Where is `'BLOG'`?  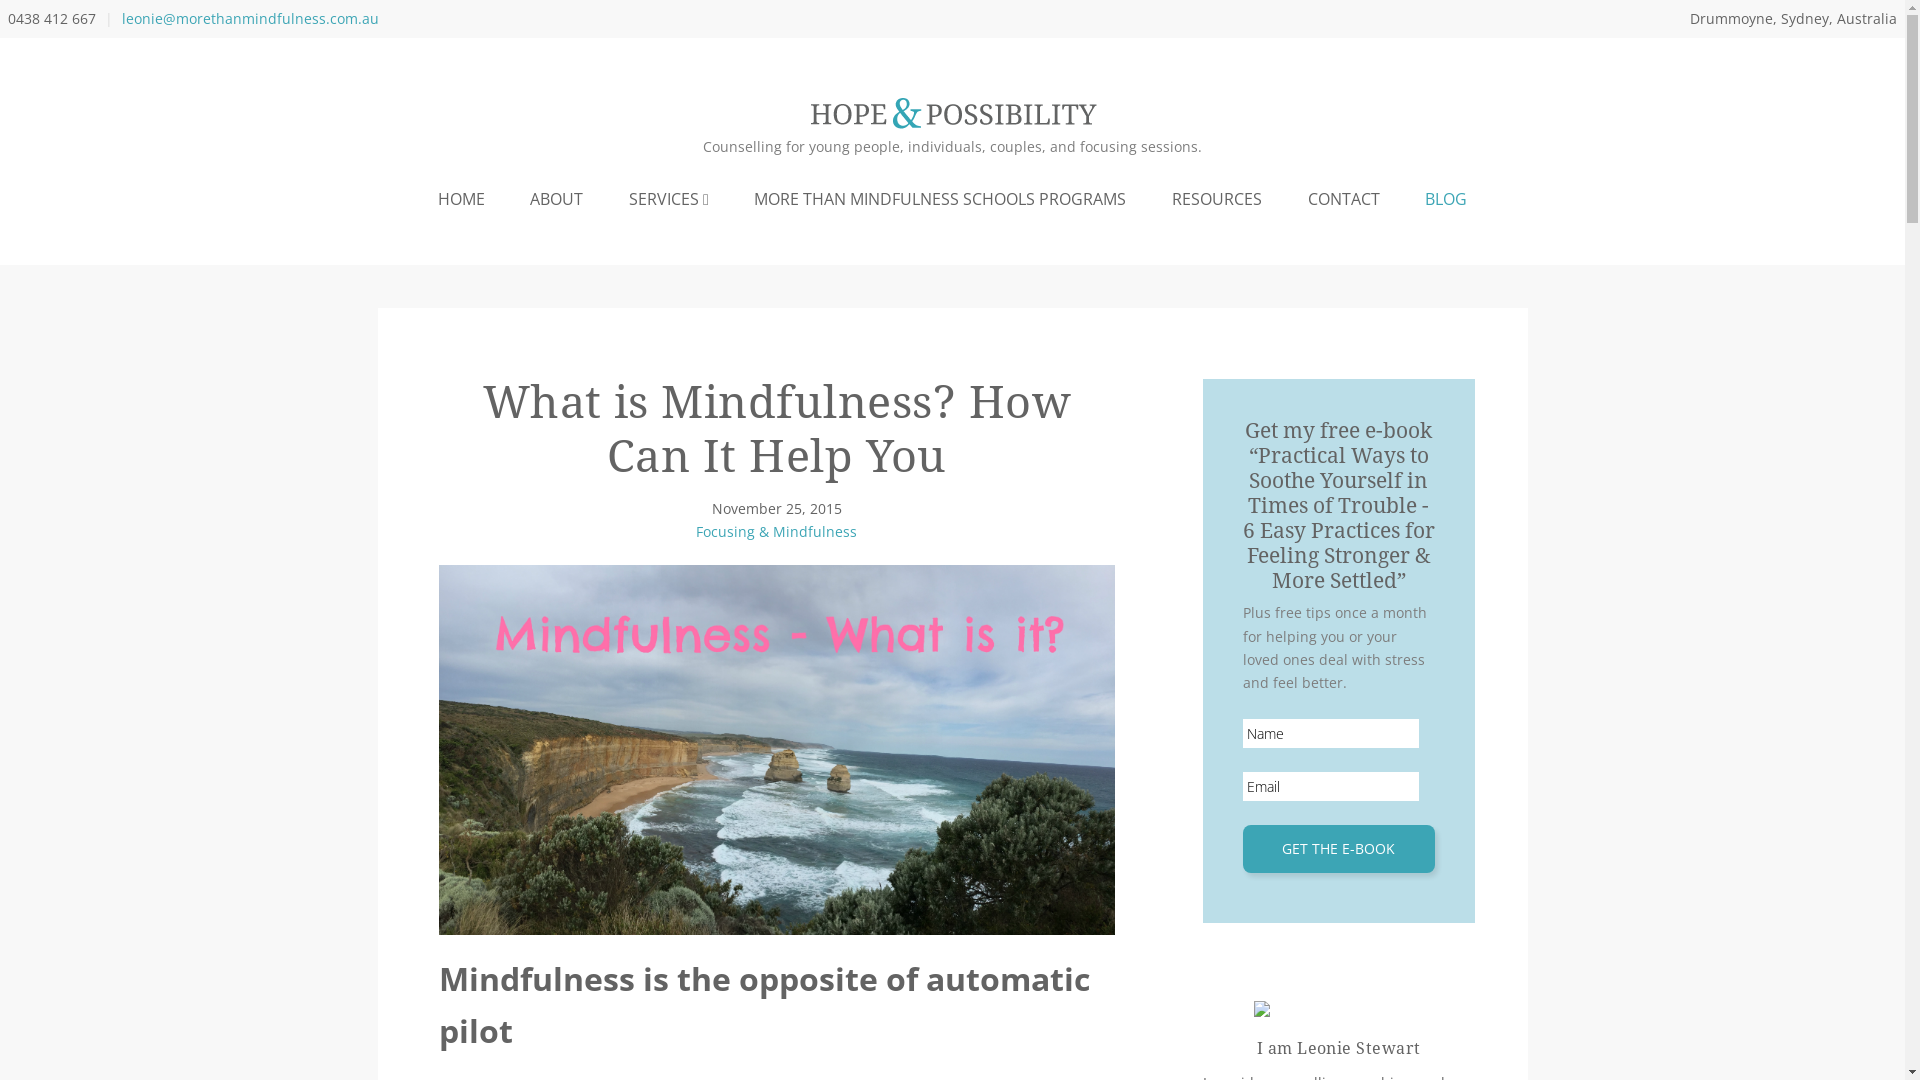 'BLOG' is located at coordinates (1402, 198).